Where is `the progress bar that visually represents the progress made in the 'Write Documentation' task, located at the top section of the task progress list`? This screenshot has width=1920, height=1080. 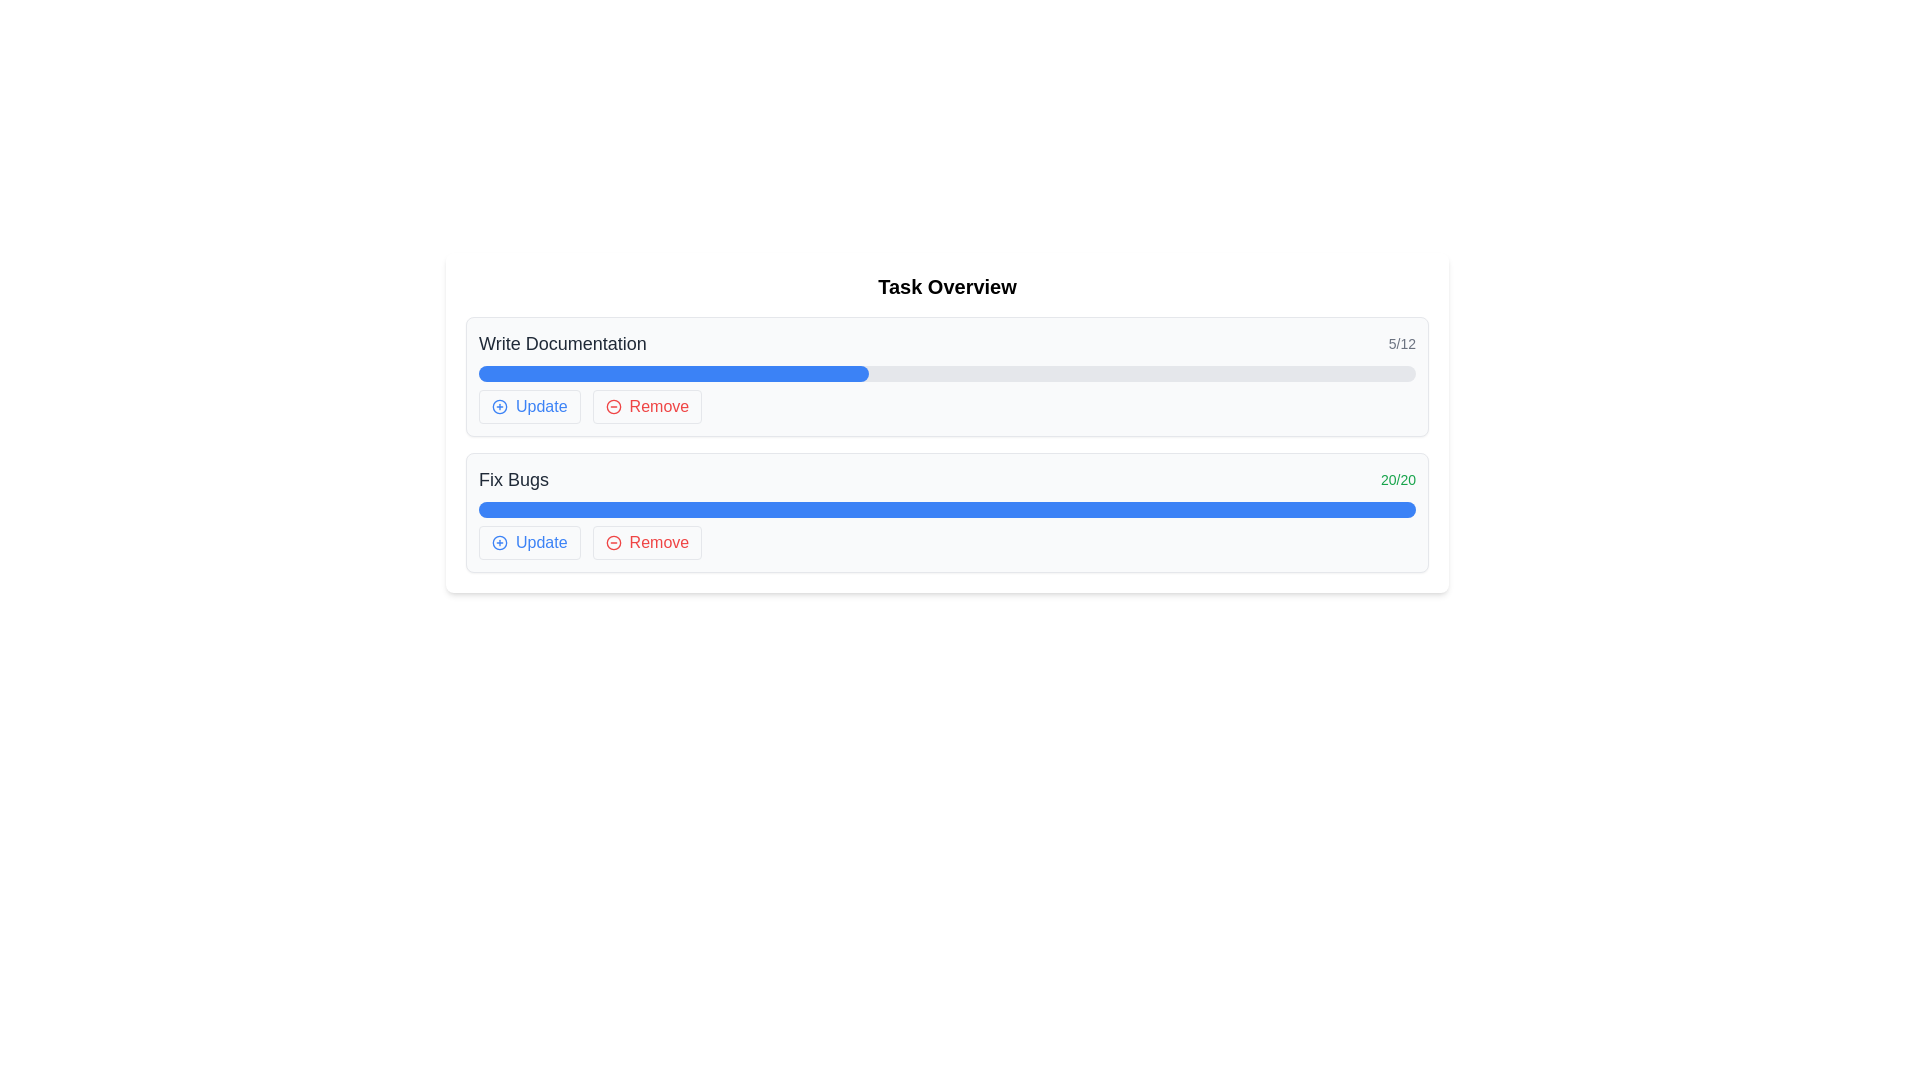
the progress bar that visually represents the progress made in the 'Write Documentation' task, located at the top section of the task progress list is located at coordinates (674, 374).